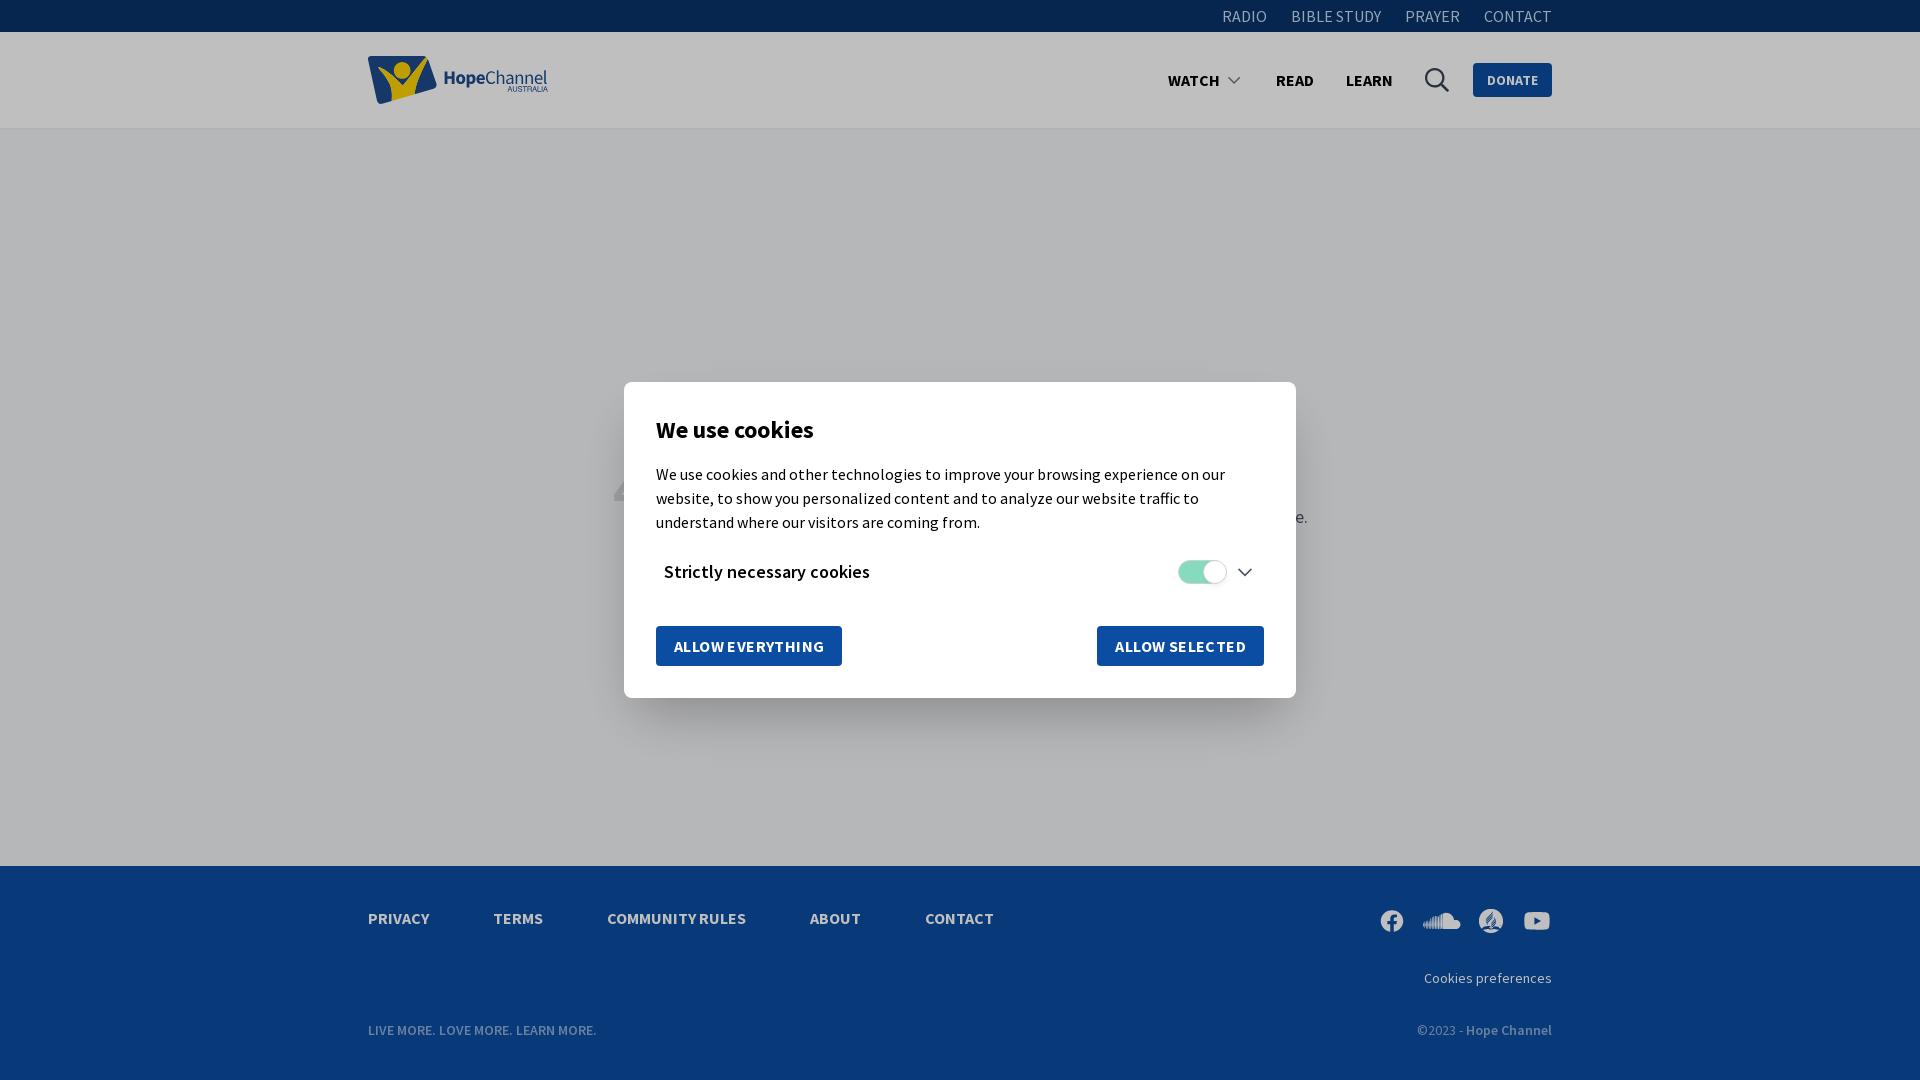 Image resolution: width=1920 pixels, height=1080 pixels. What do you see at coordinates (518, 918) in the screenshot?
I see `'TERMS'` at bounding box center [518, 918].